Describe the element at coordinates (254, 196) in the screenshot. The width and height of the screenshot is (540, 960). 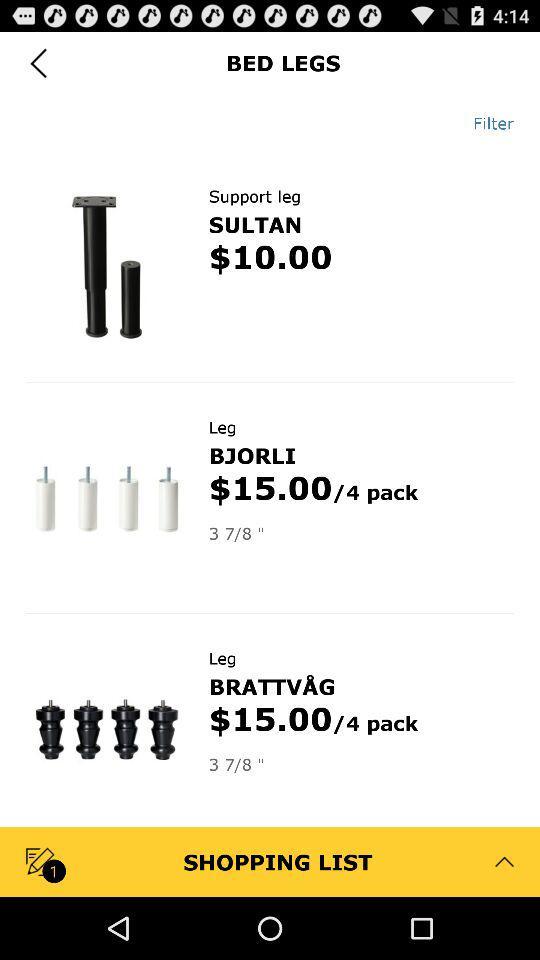
I see `support leg app` at that location.